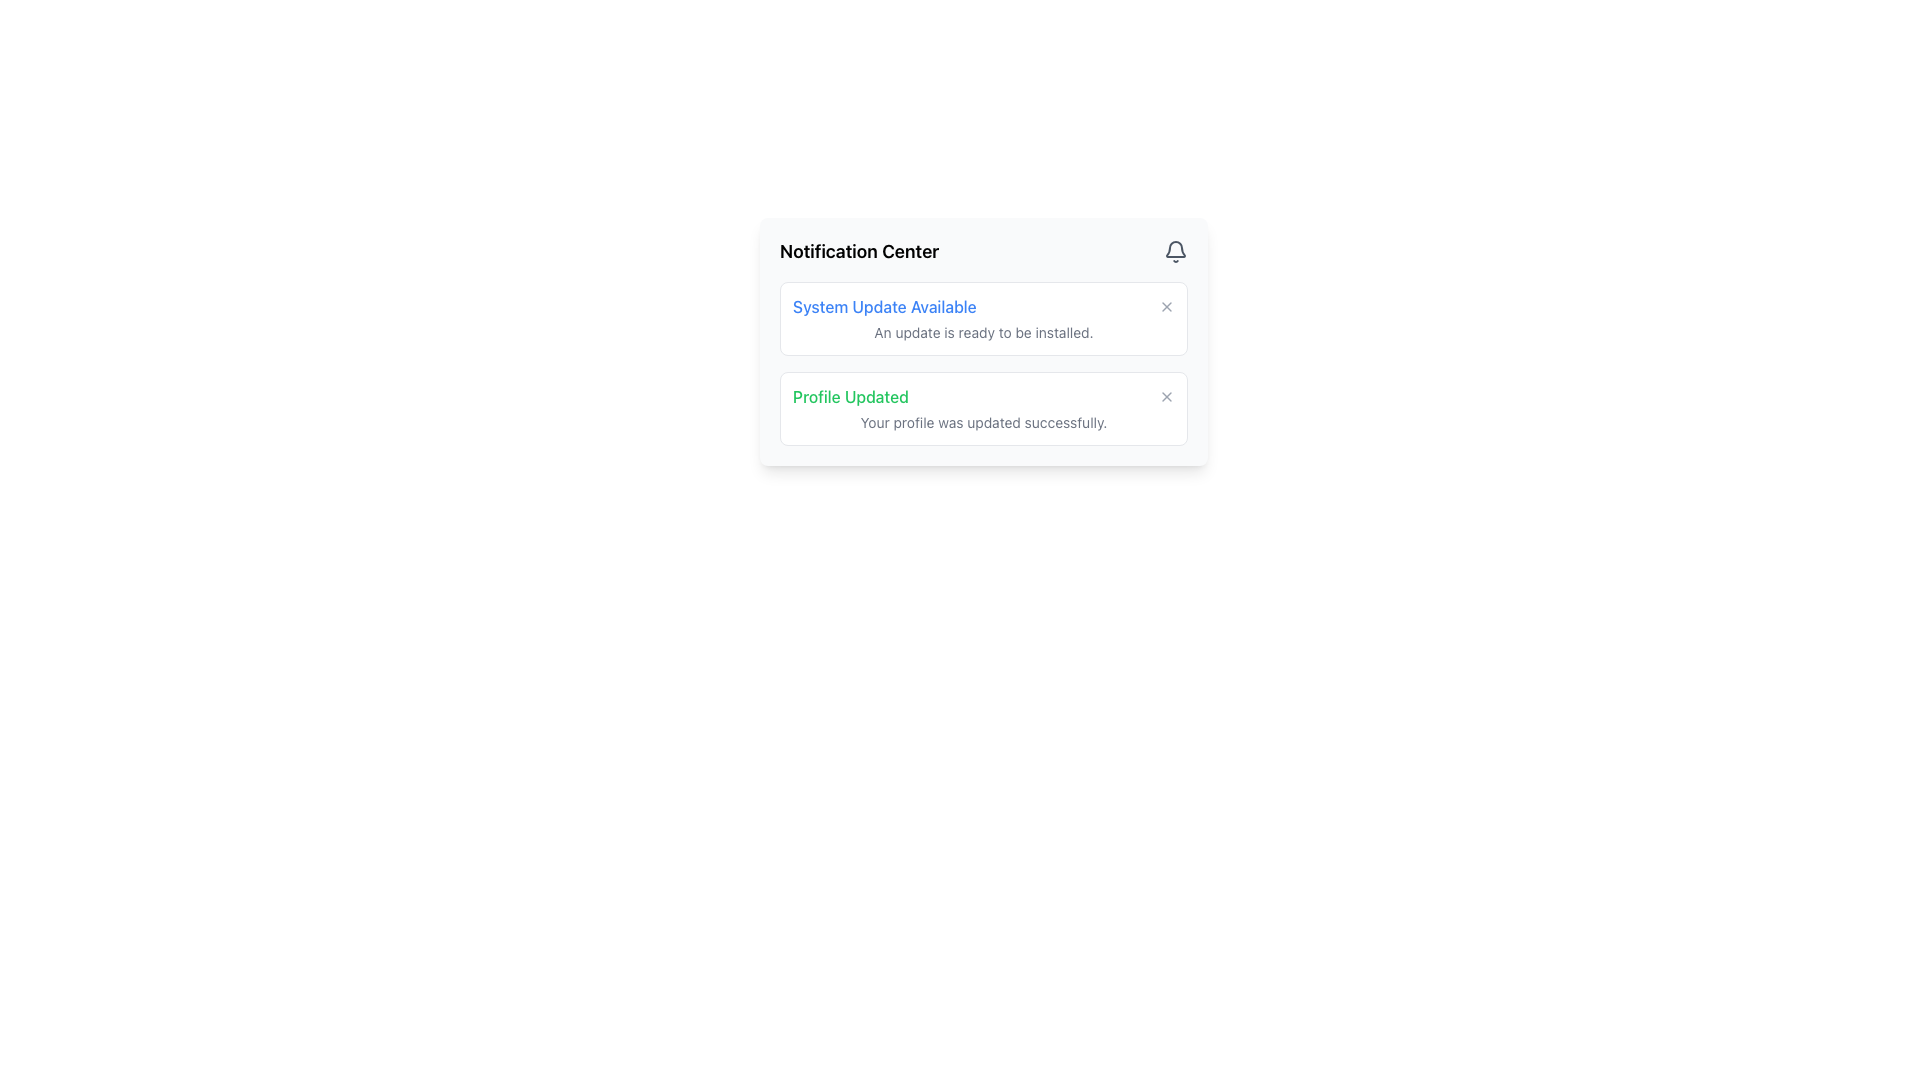 The image size is (1920, 1080). I want to click on notification message that states 'Profile Updated' in the Notification Center, which includes a prominent green text and a smaller gray text indicating the successful update, so click(983, 407).